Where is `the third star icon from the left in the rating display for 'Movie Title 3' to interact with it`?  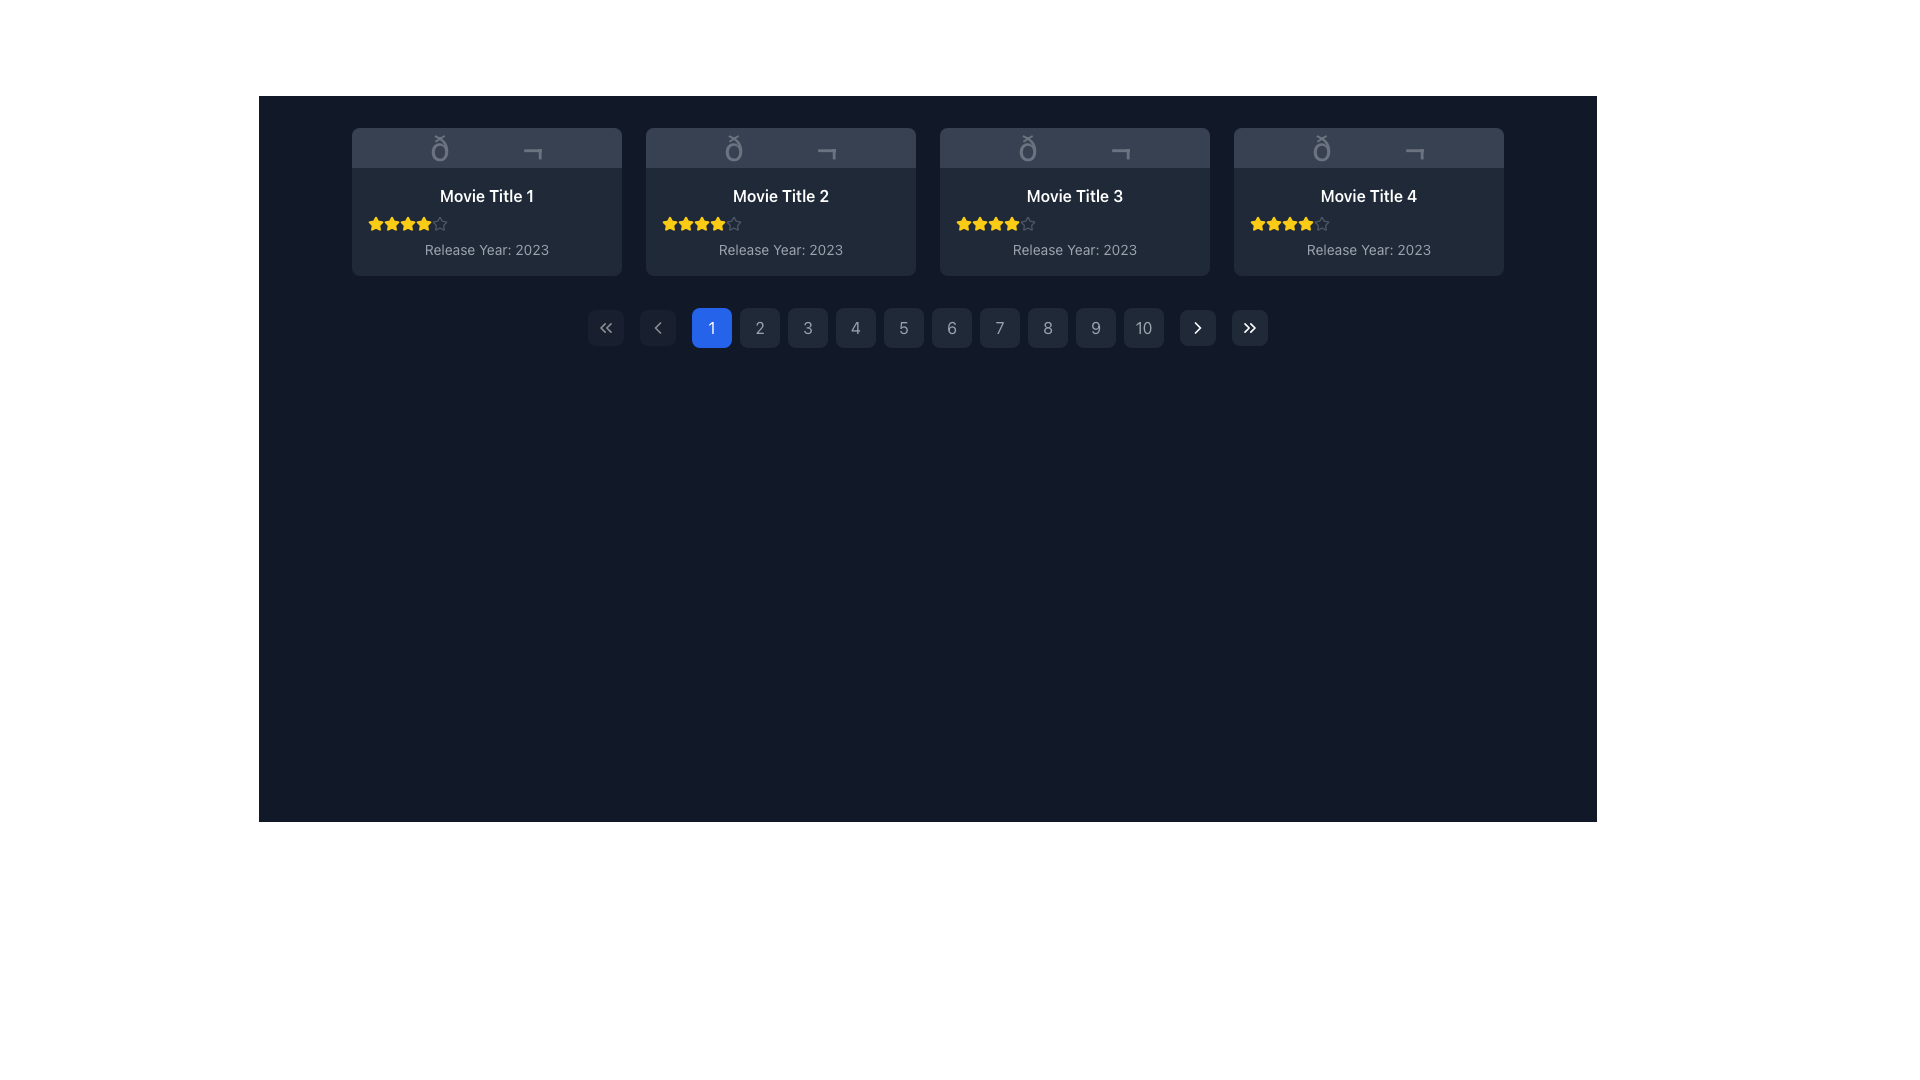 the third star icon from the left in the rating display for 'Movie Title 3' to interact with it is located at coordinates (979, 223).